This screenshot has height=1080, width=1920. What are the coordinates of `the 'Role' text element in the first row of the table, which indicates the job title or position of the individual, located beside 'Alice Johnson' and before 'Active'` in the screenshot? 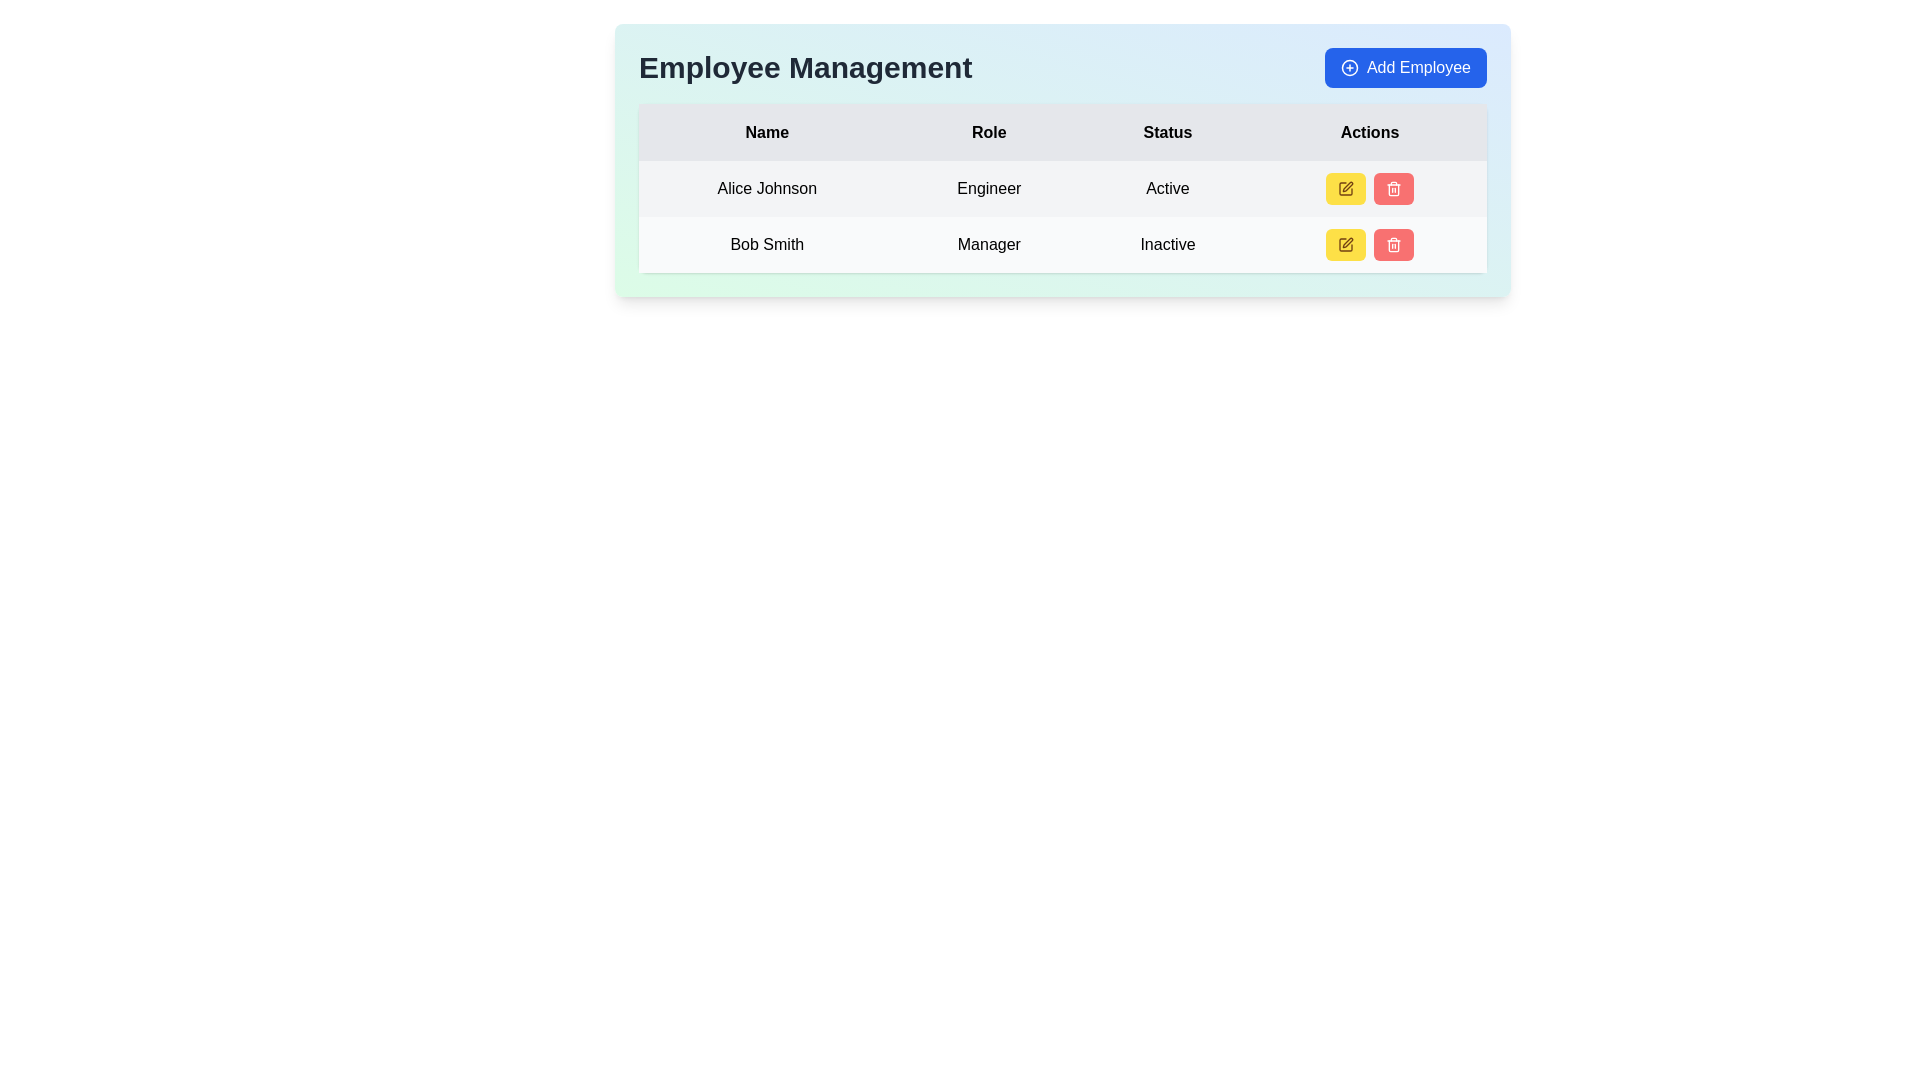 It's located at (989, 189).